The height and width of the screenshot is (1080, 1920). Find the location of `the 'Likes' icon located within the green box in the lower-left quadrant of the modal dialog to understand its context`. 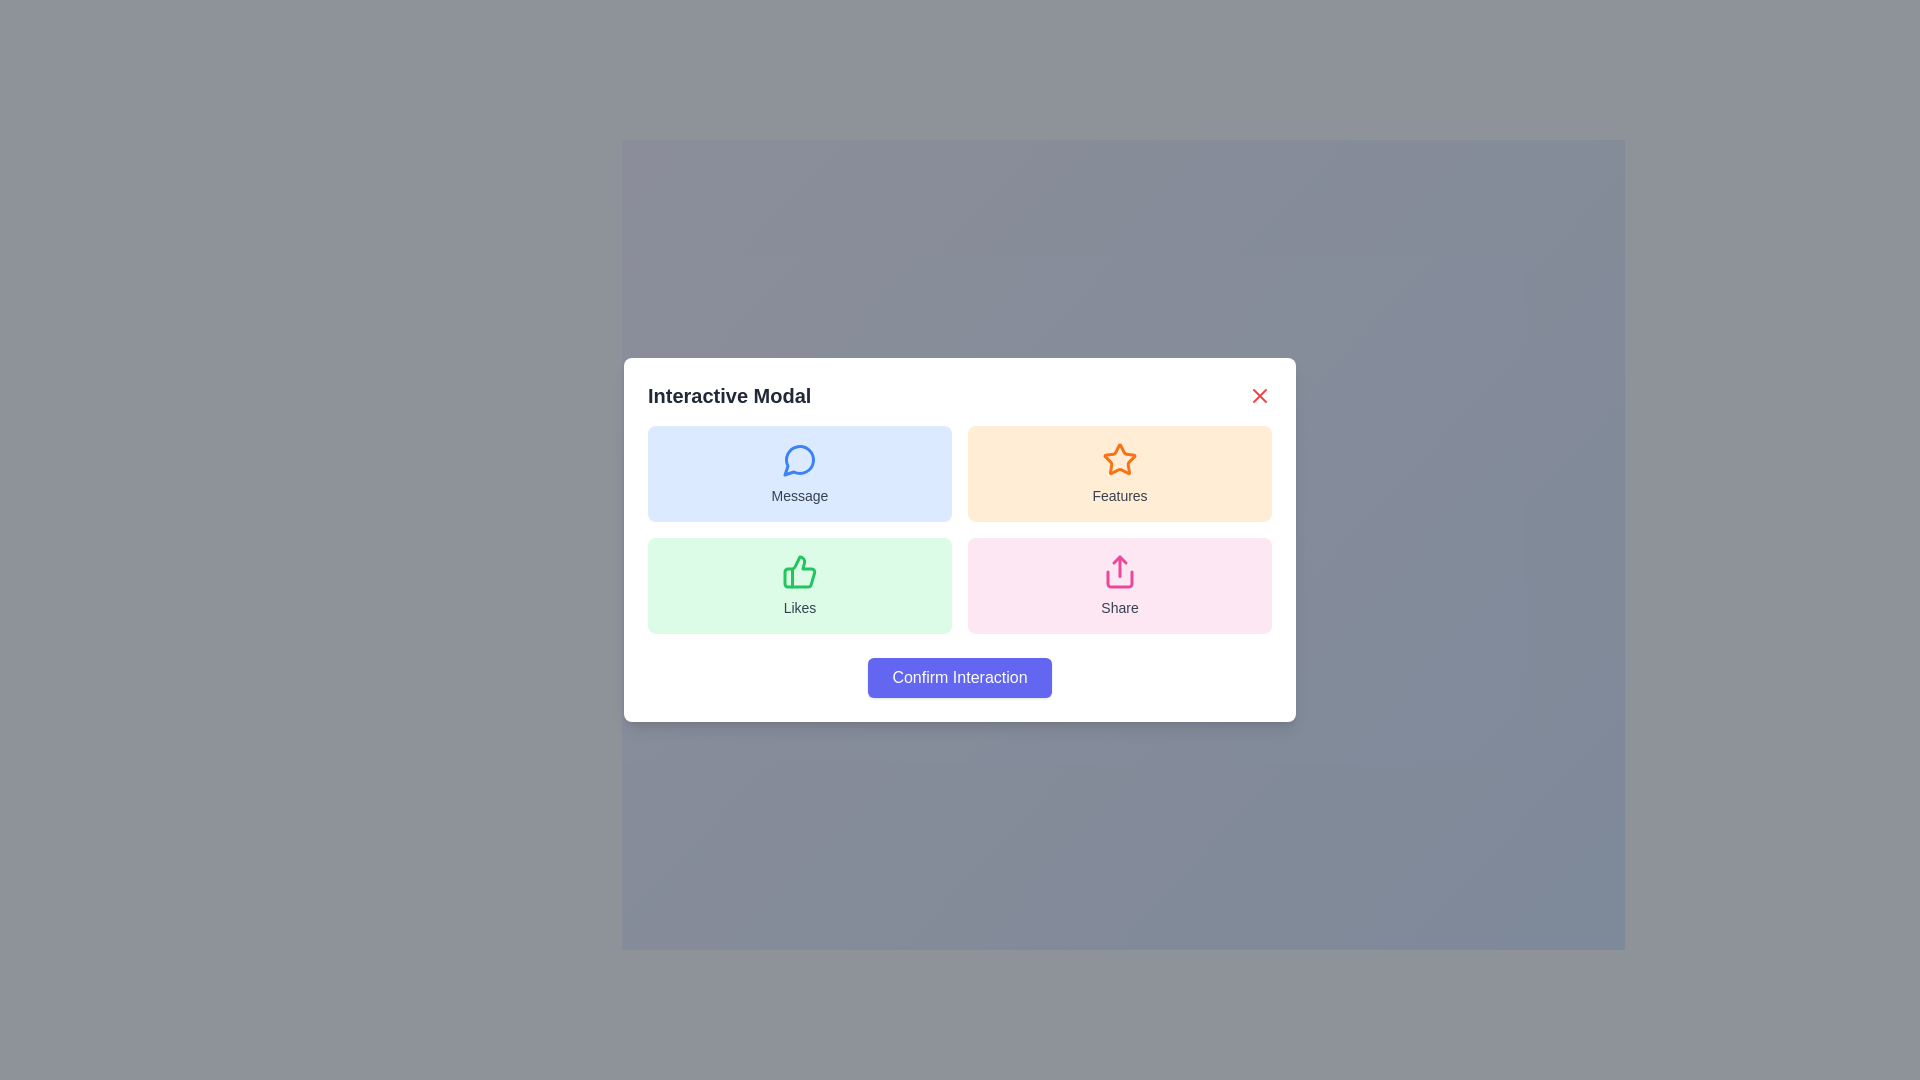

the 'Likes' icon located within the green box in the lower-left quadrant of the modal dialog to understand its context is located at coordinates (798, 571).